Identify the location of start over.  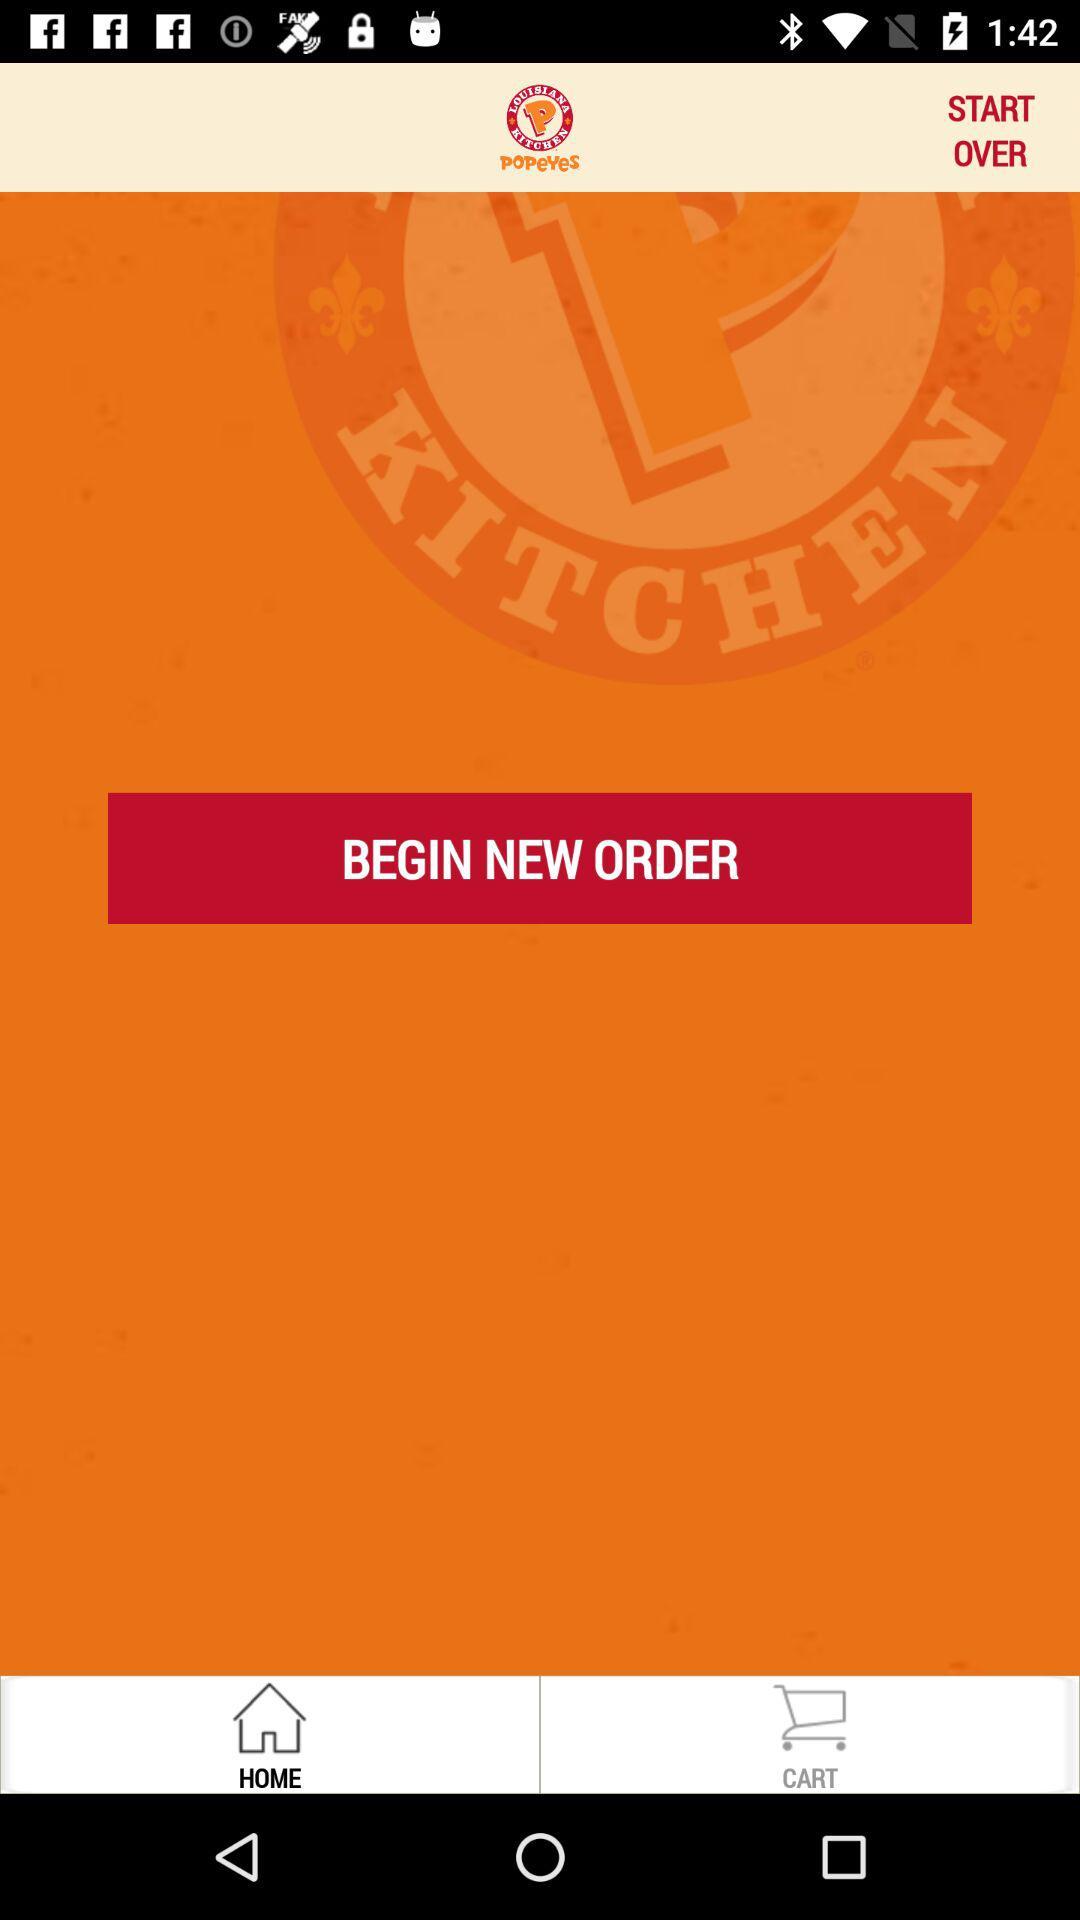
(990, 126).